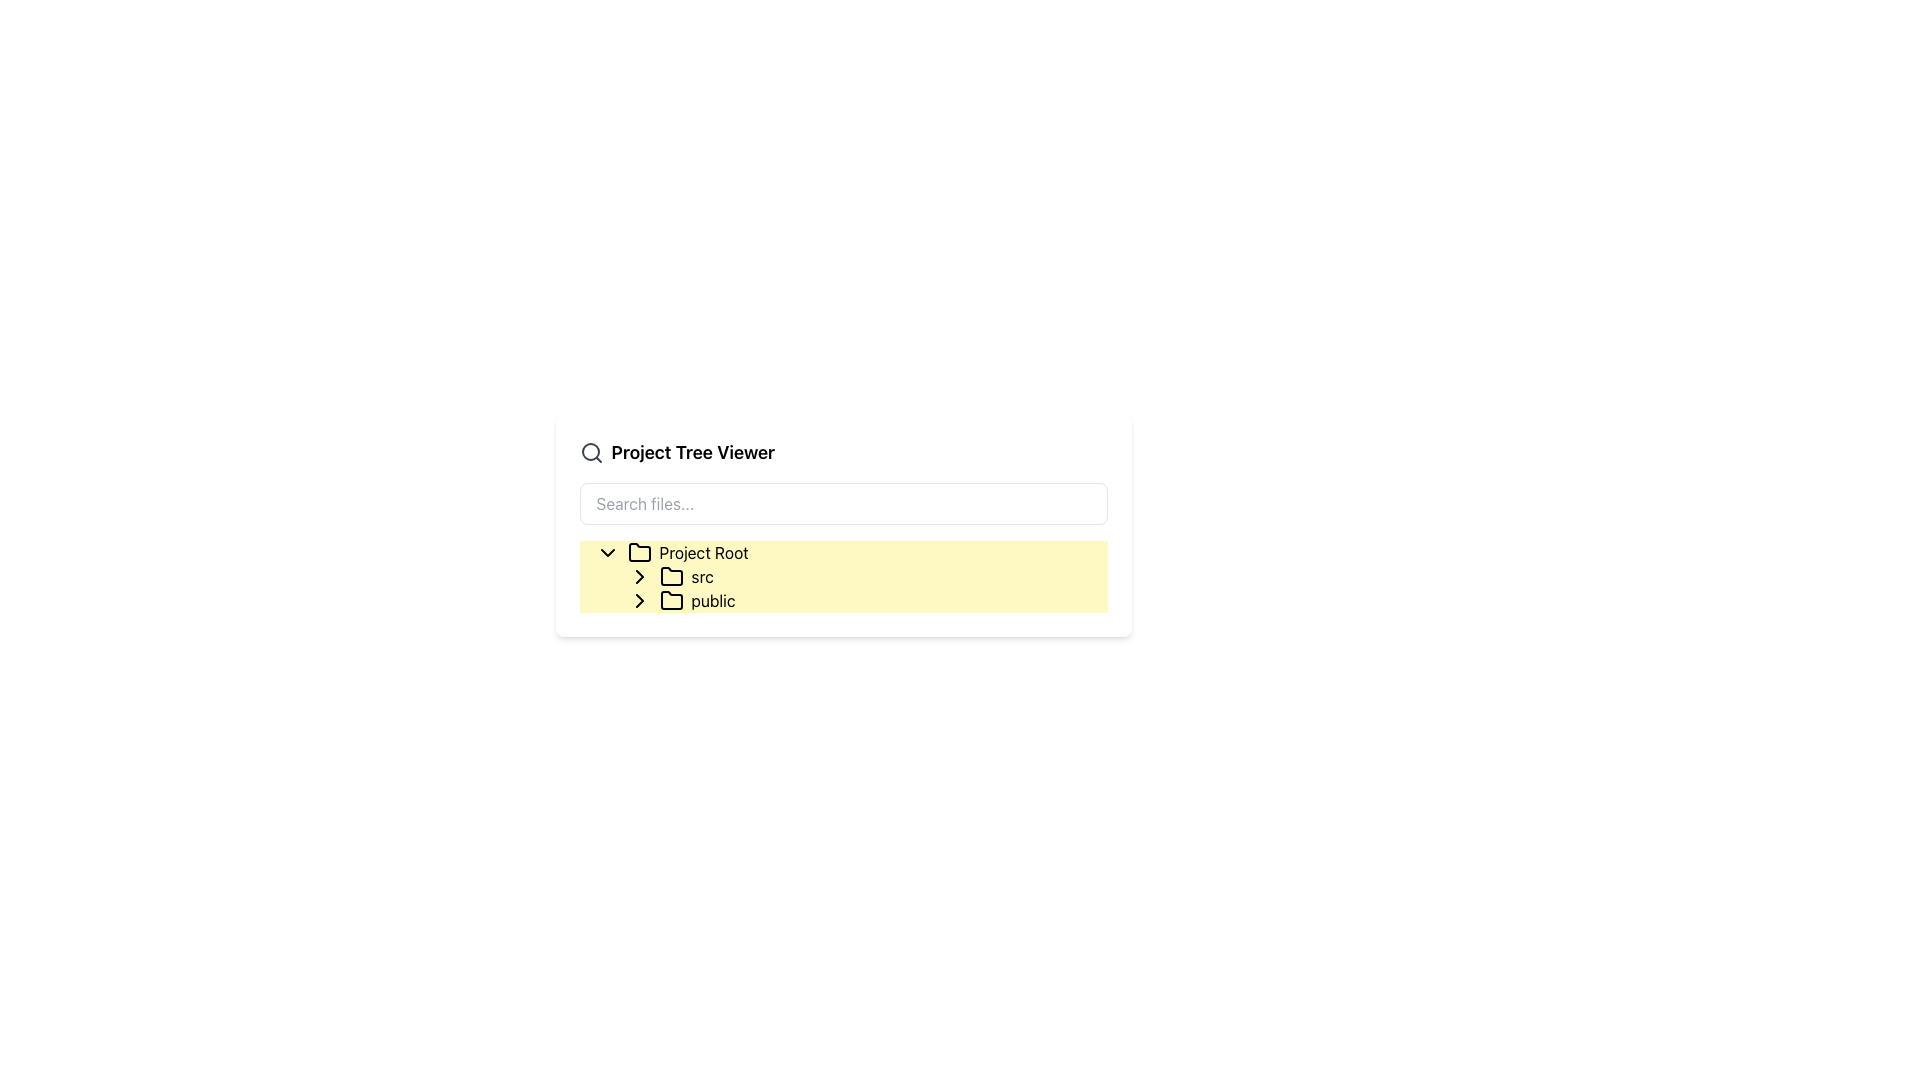 Image resolution: width=1920 pixels, height=1080 pixels. Describe the element at coordinates (638, 552) in the screenshot. I see `the row labeled 'Project Root' by clicking on the folder icon located in the top-left portion of the highlighted yellow row` at that location.